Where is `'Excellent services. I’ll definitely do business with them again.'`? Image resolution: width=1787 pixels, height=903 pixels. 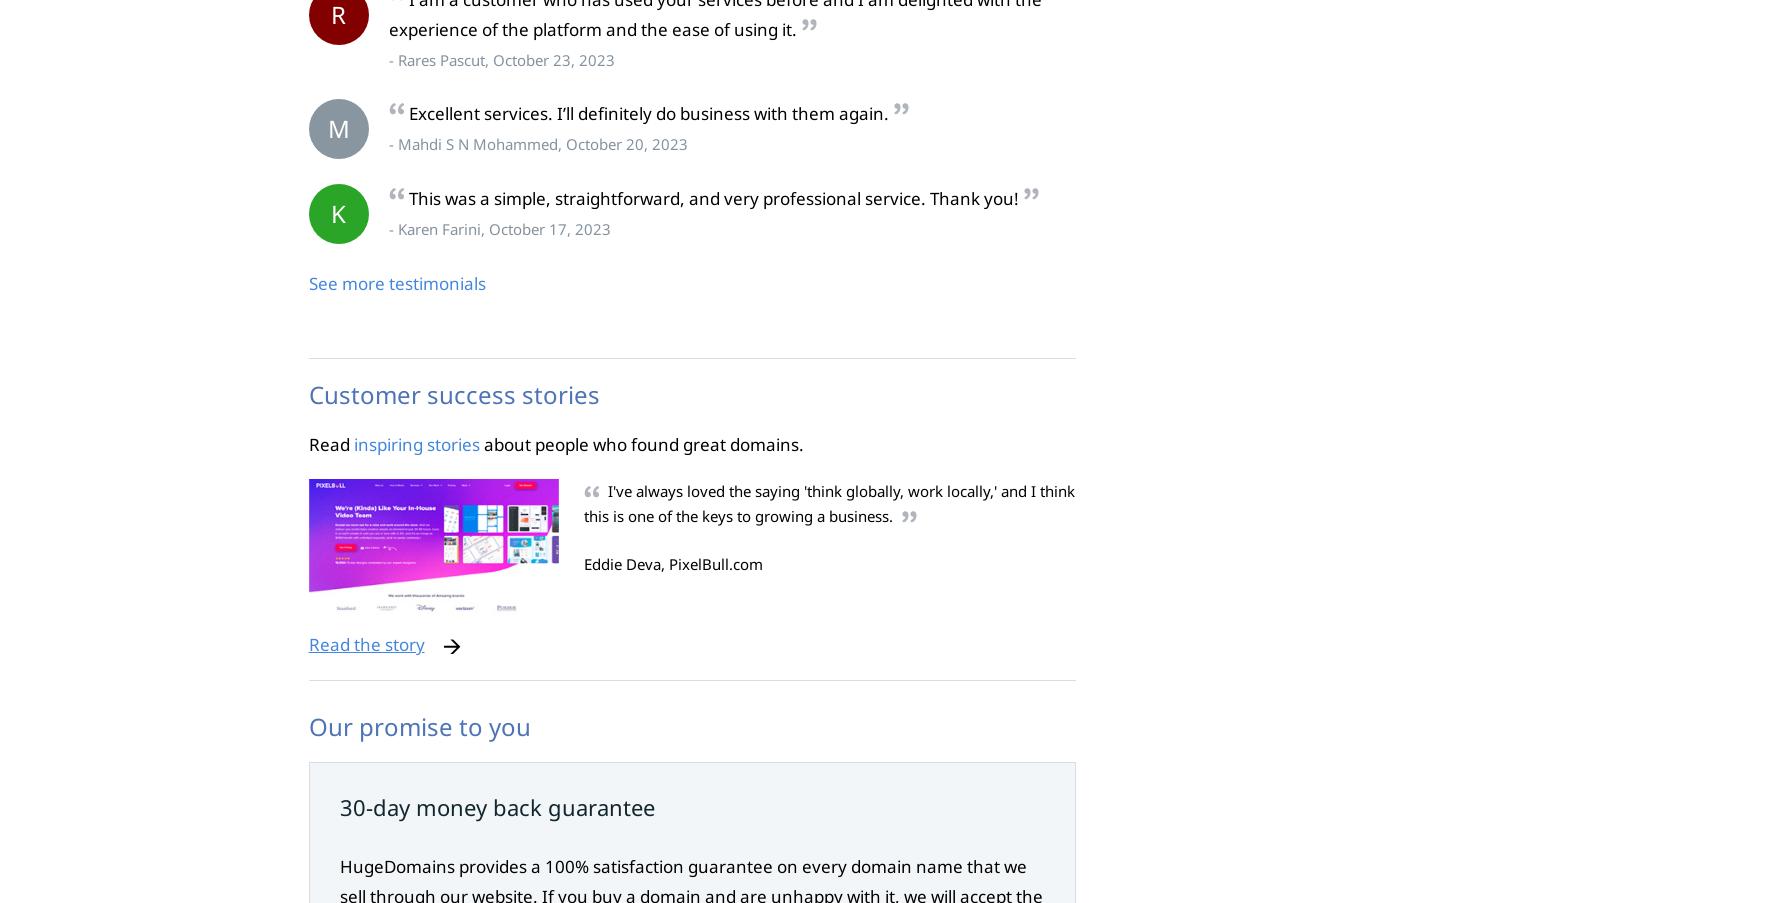
'Excellent services. I’ll definitely do business with them again.' is located at coordinates (646, 113).